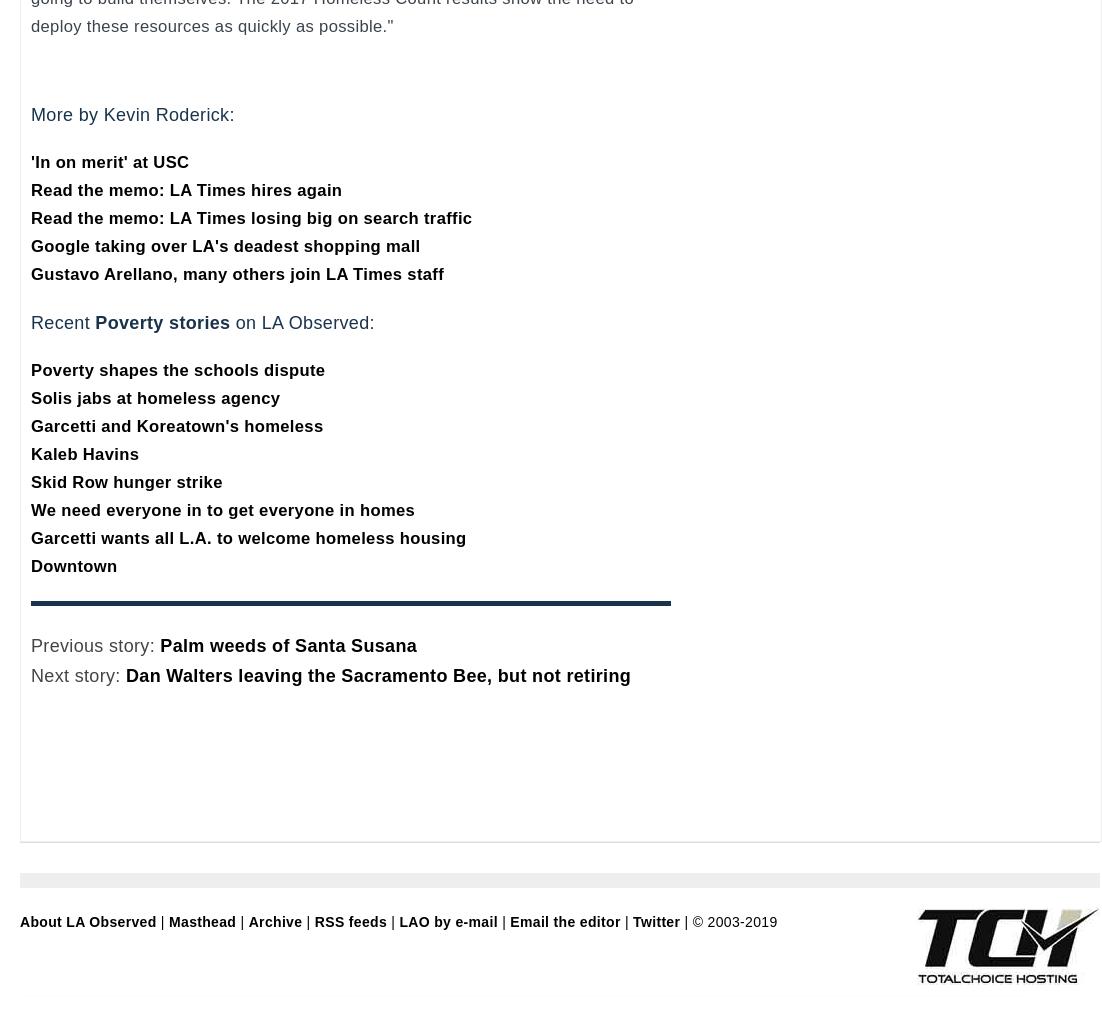 The image size is (1102, 1013). What do you see at coordinates (236, 273) in the screenshot?
I see `'Gustavo Arellano, many others join LA Times staff'` at bounding box center [236, 273].